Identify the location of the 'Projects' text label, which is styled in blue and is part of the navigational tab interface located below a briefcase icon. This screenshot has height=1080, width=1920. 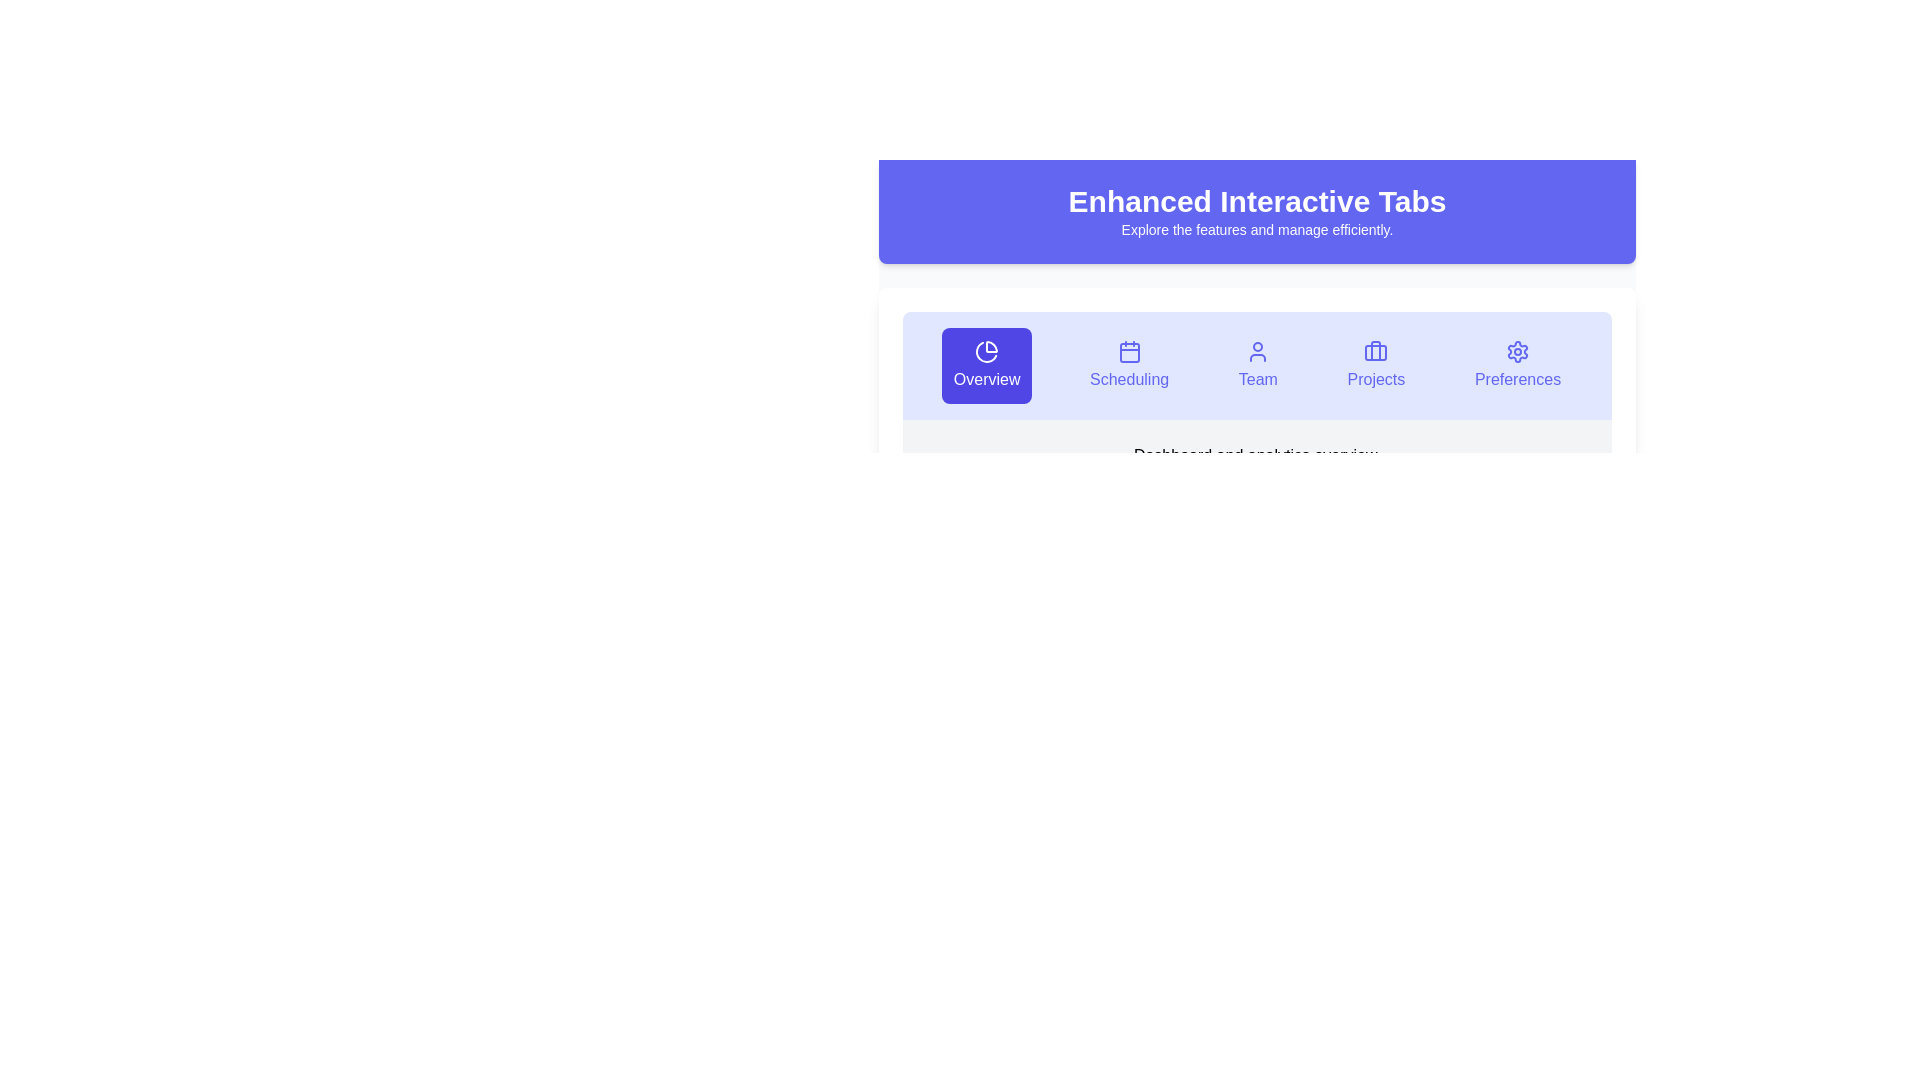
(1375, 380).